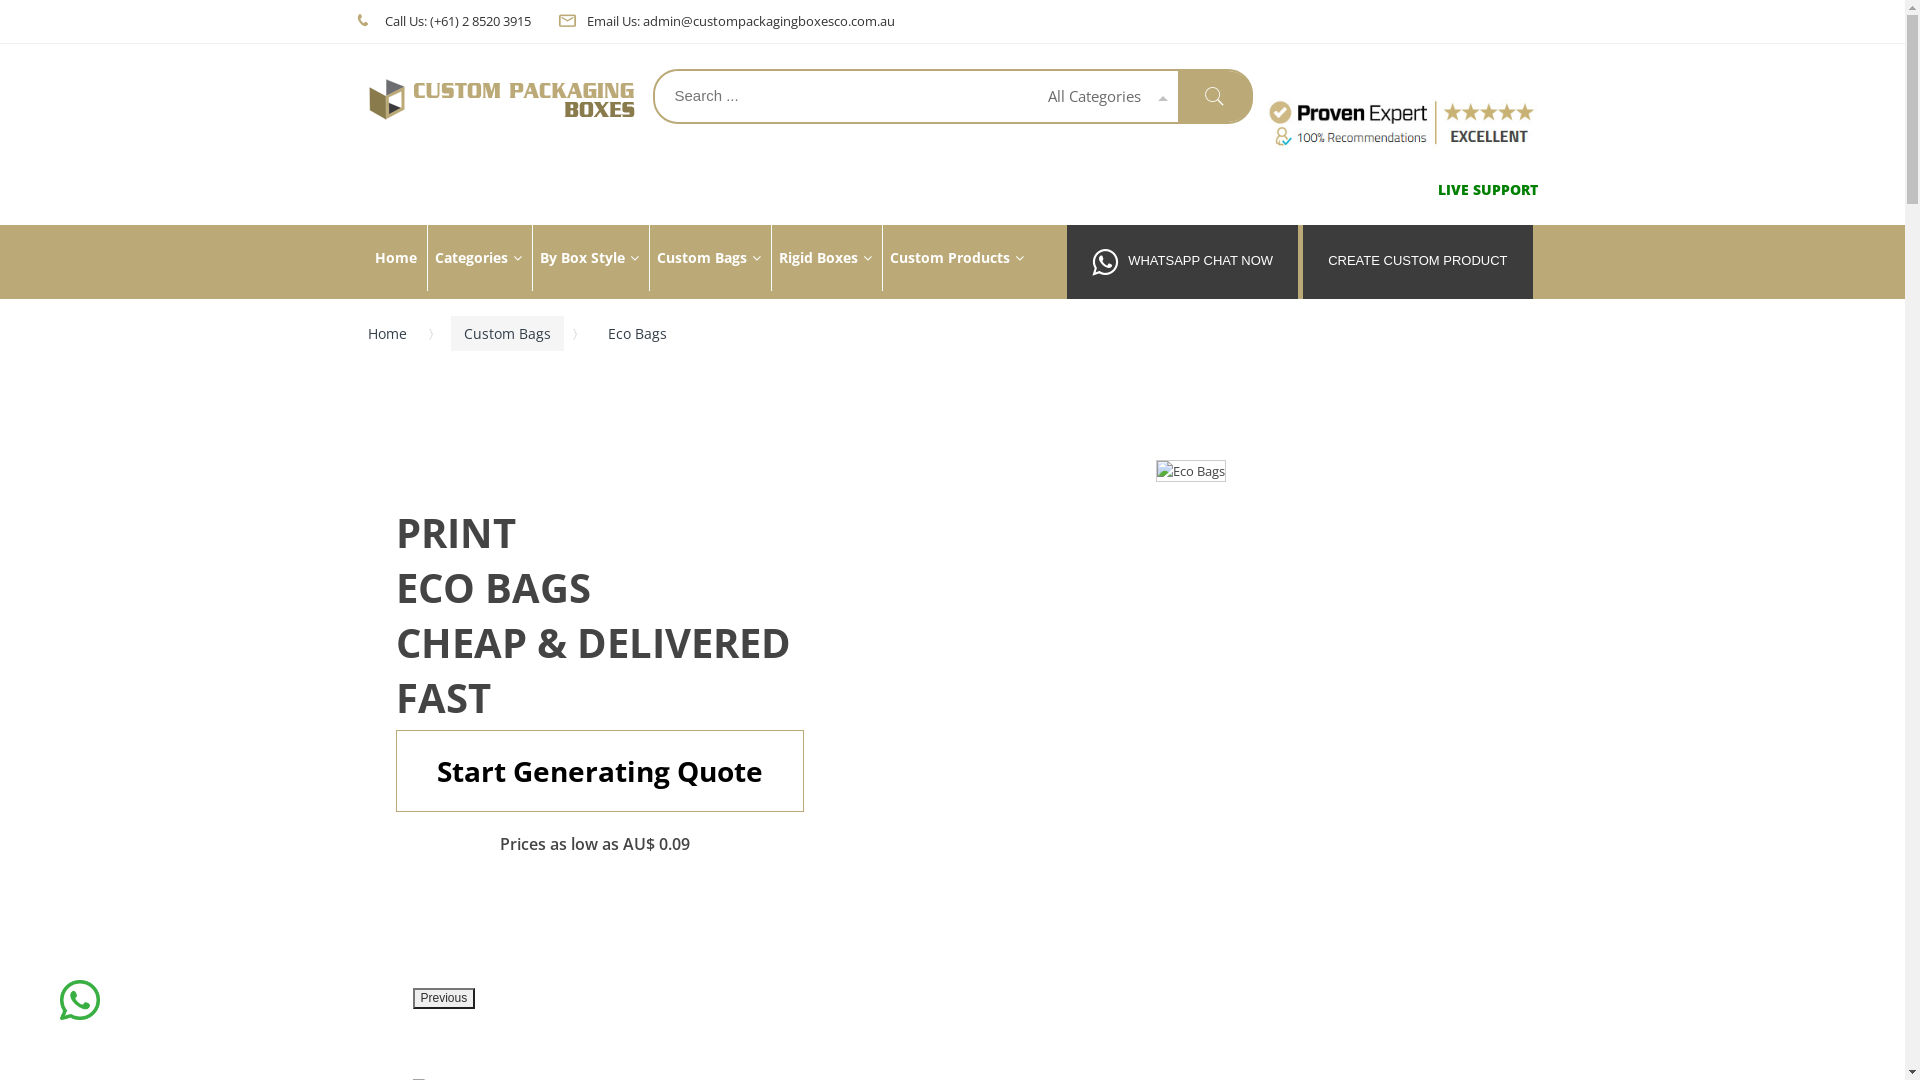 The image size is (1920, 1080). What do you see at coordinates (475, 257) in the screenshot?
I see `'Categories'` at bounding box center [475, 257].